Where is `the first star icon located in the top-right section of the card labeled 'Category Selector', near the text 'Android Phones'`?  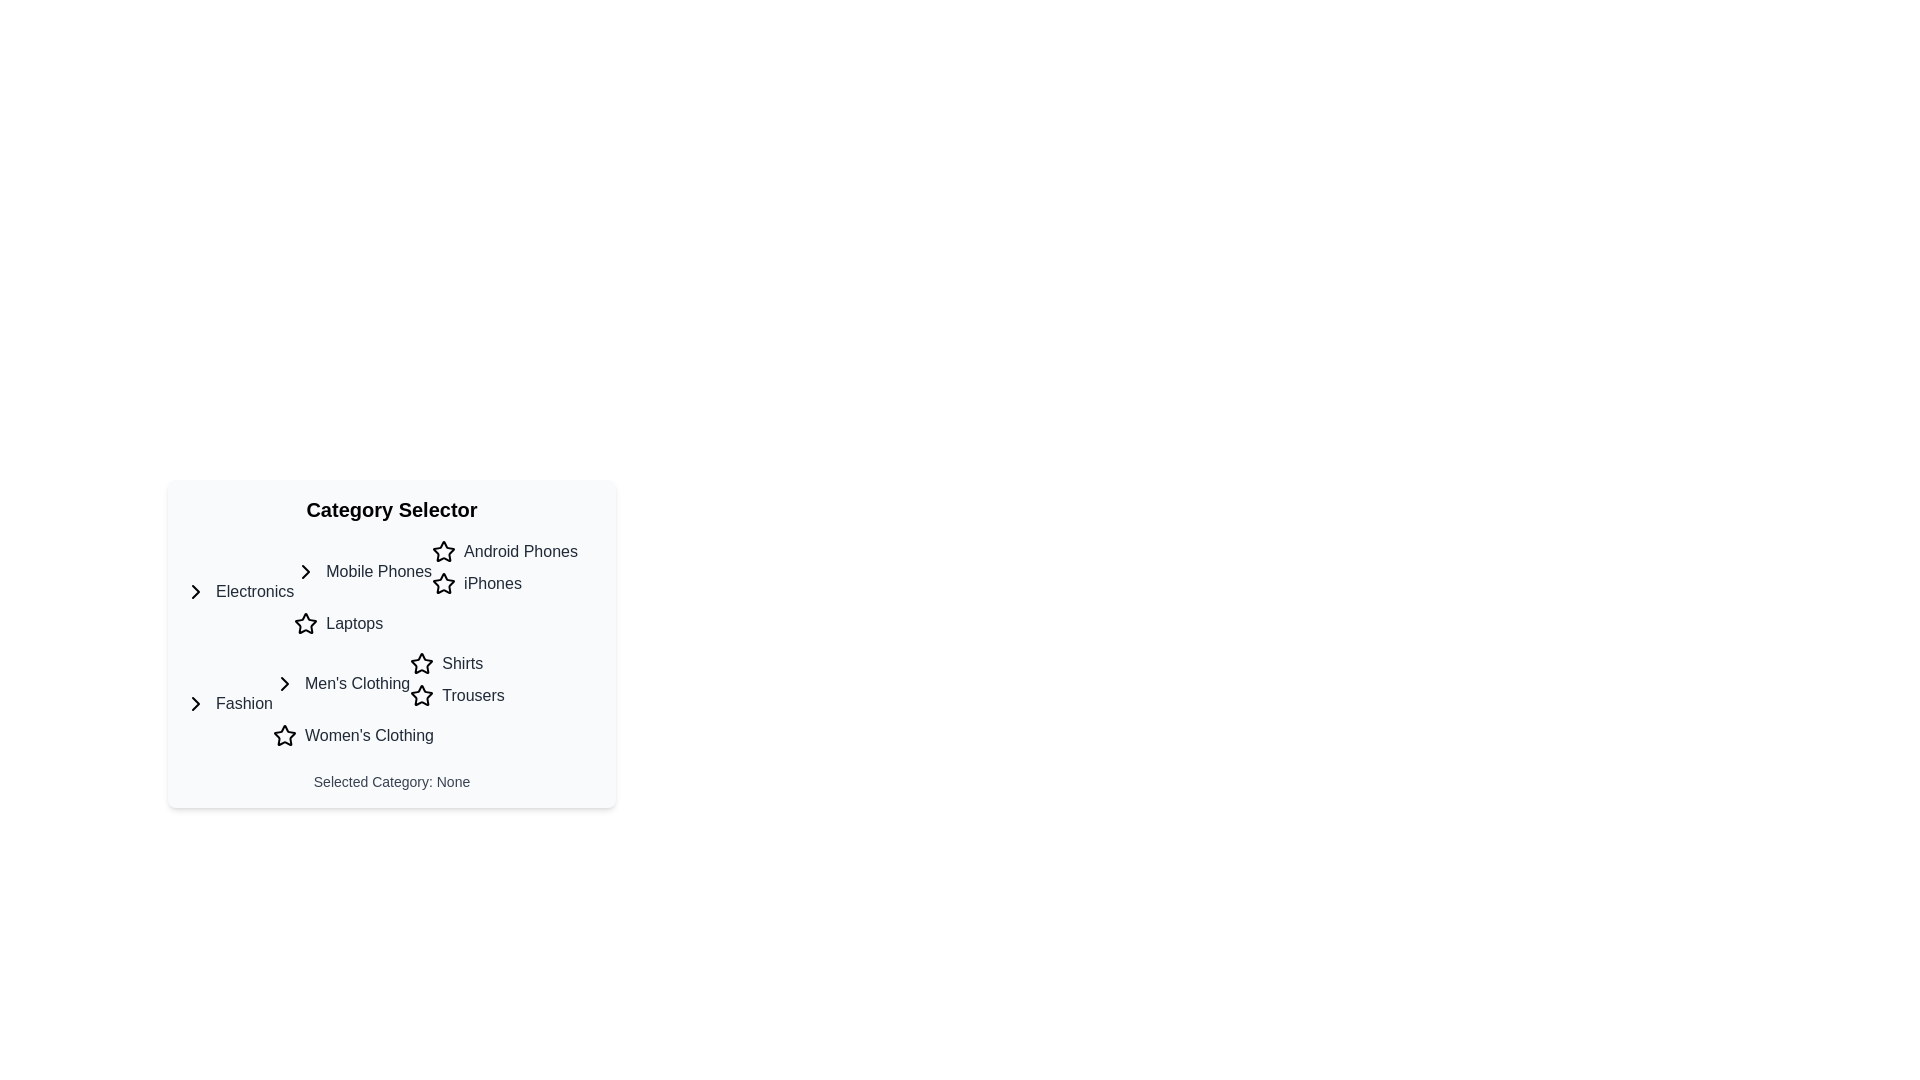 the first star icon located in the top-right section of the card labeled 'Category Selector', near the text 'Android Phones' is located at coordinates (443, 551).